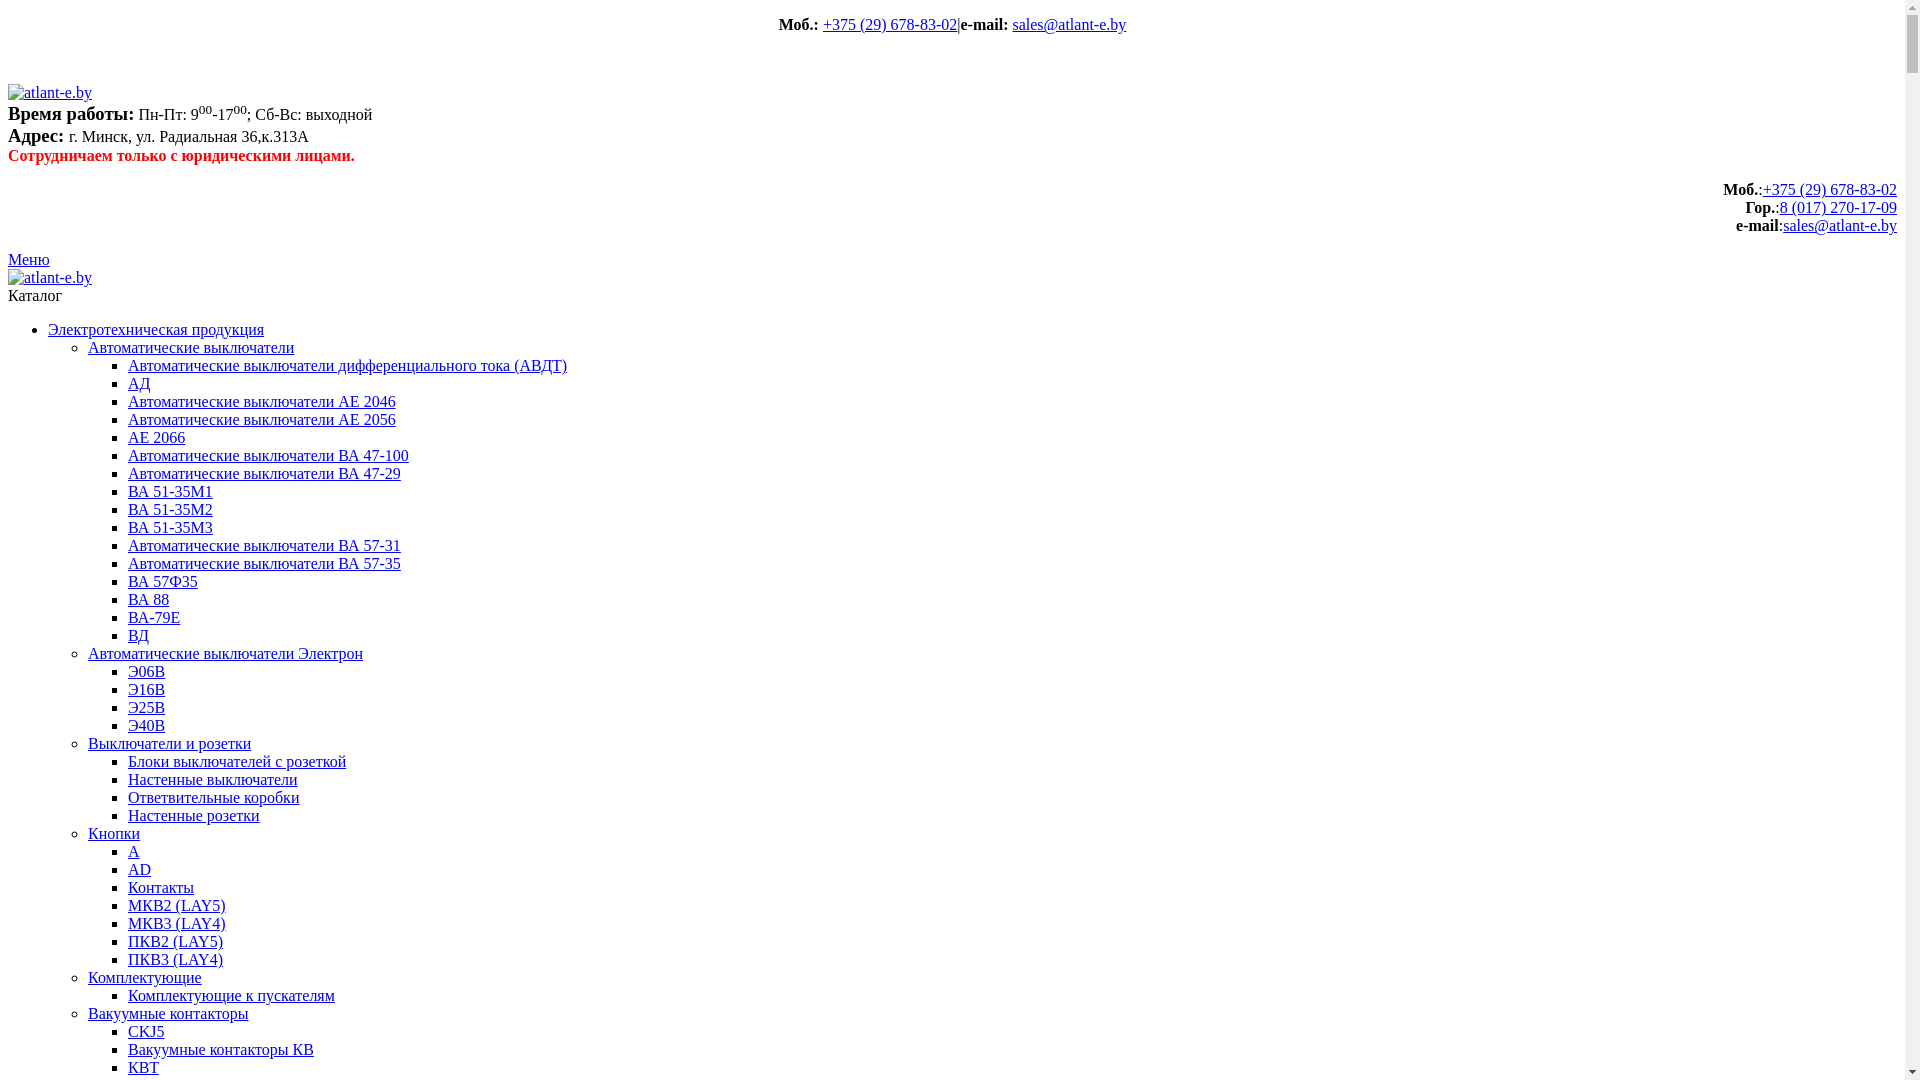 This screenshot has width=1920, height=1080. Describe the element at coordinates (1782, 225) in the screenshot. I see `'sales@atlant-e.by'` at that location.